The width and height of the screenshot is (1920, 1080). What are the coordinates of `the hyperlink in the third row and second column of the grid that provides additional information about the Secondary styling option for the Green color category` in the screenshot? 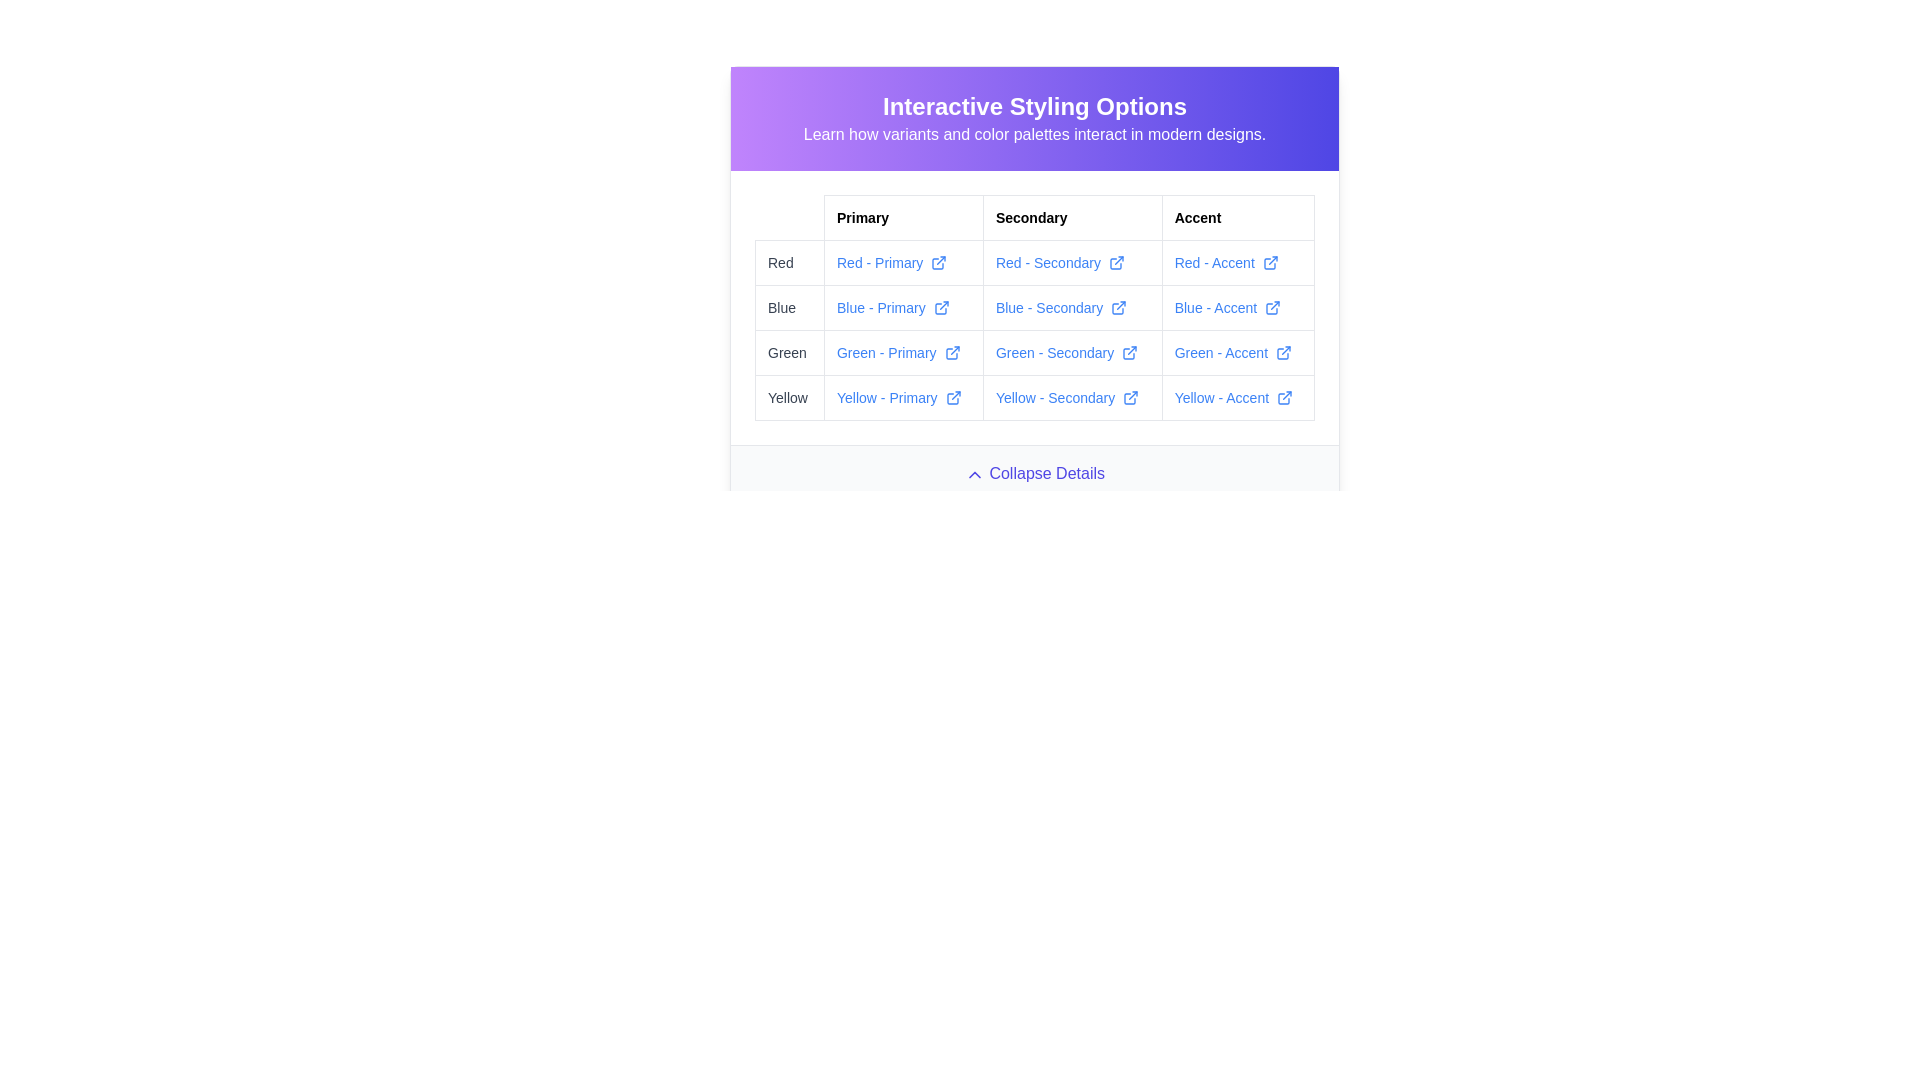 It's located at (1035, 352).